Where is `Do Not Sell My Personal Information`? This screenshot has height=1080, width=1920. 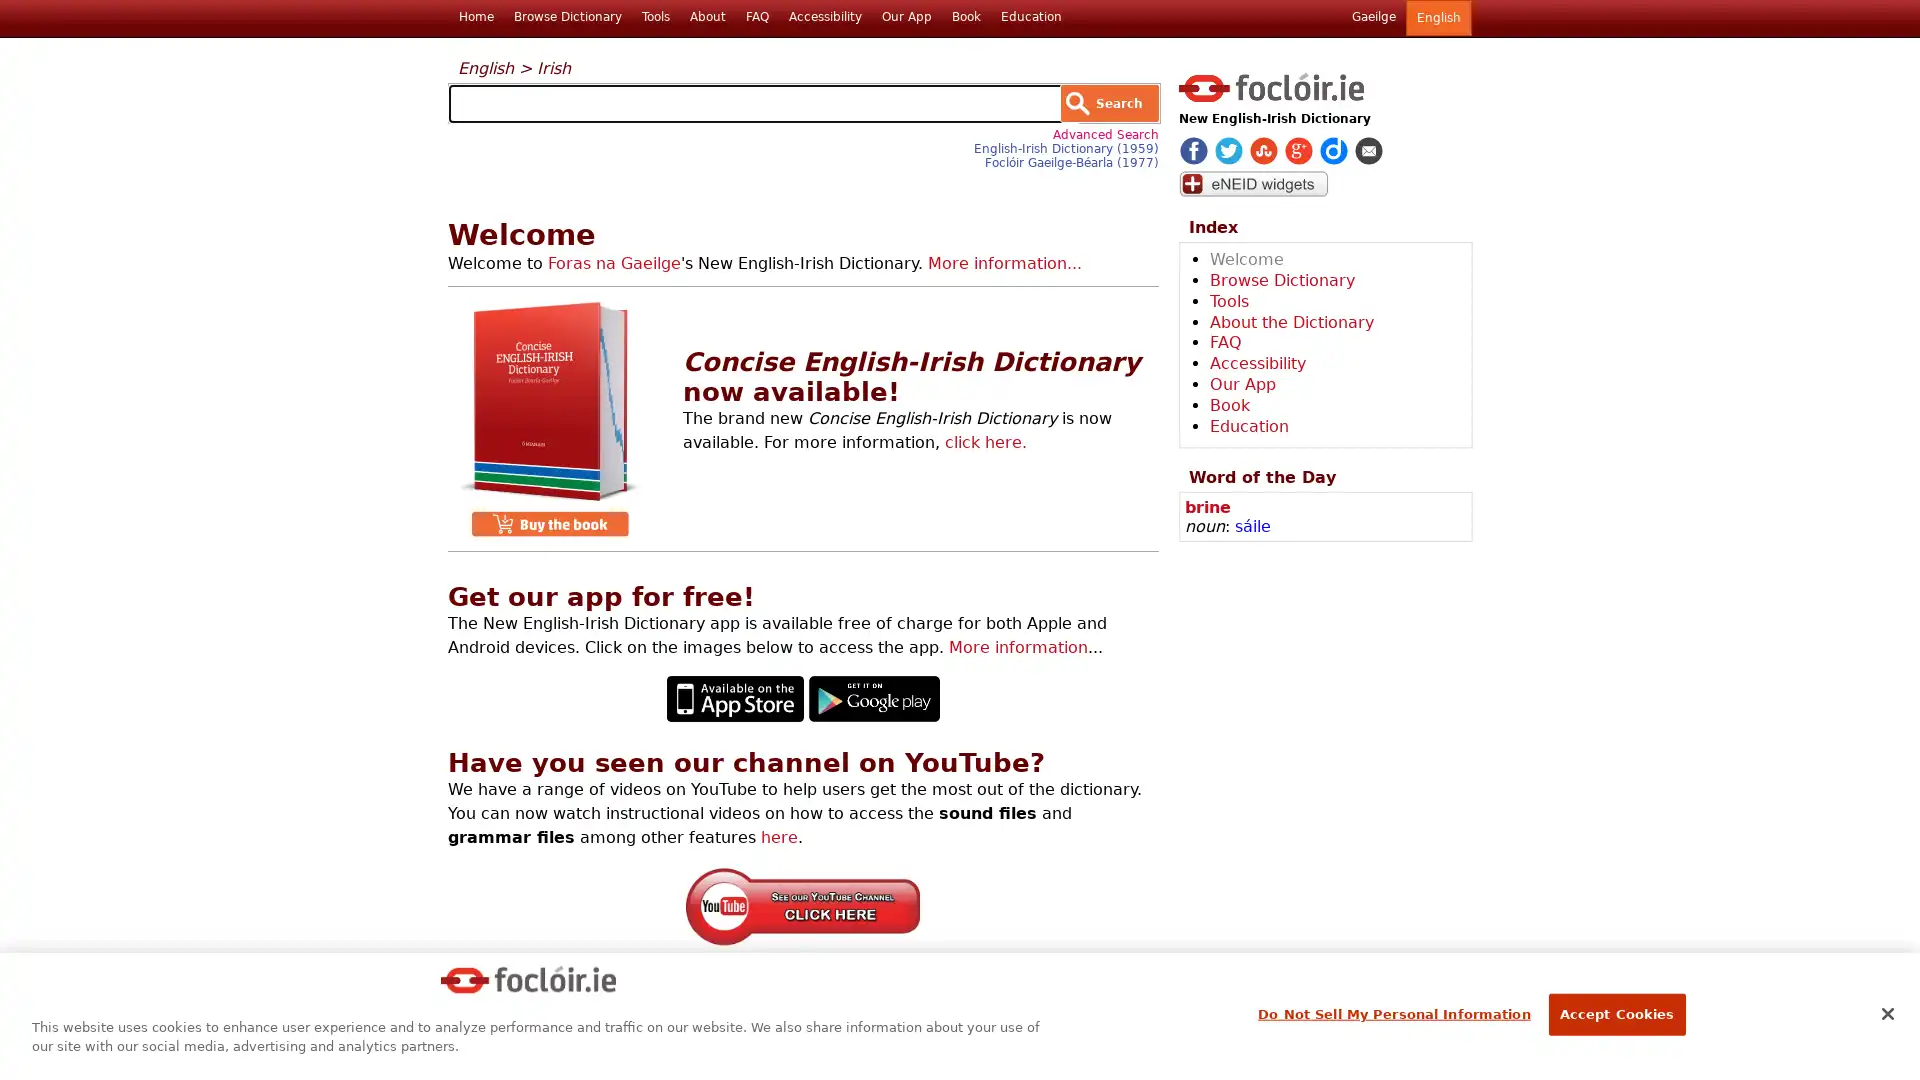 Do Not Sell My Personal Information is located at coordinates (1392, 1014).